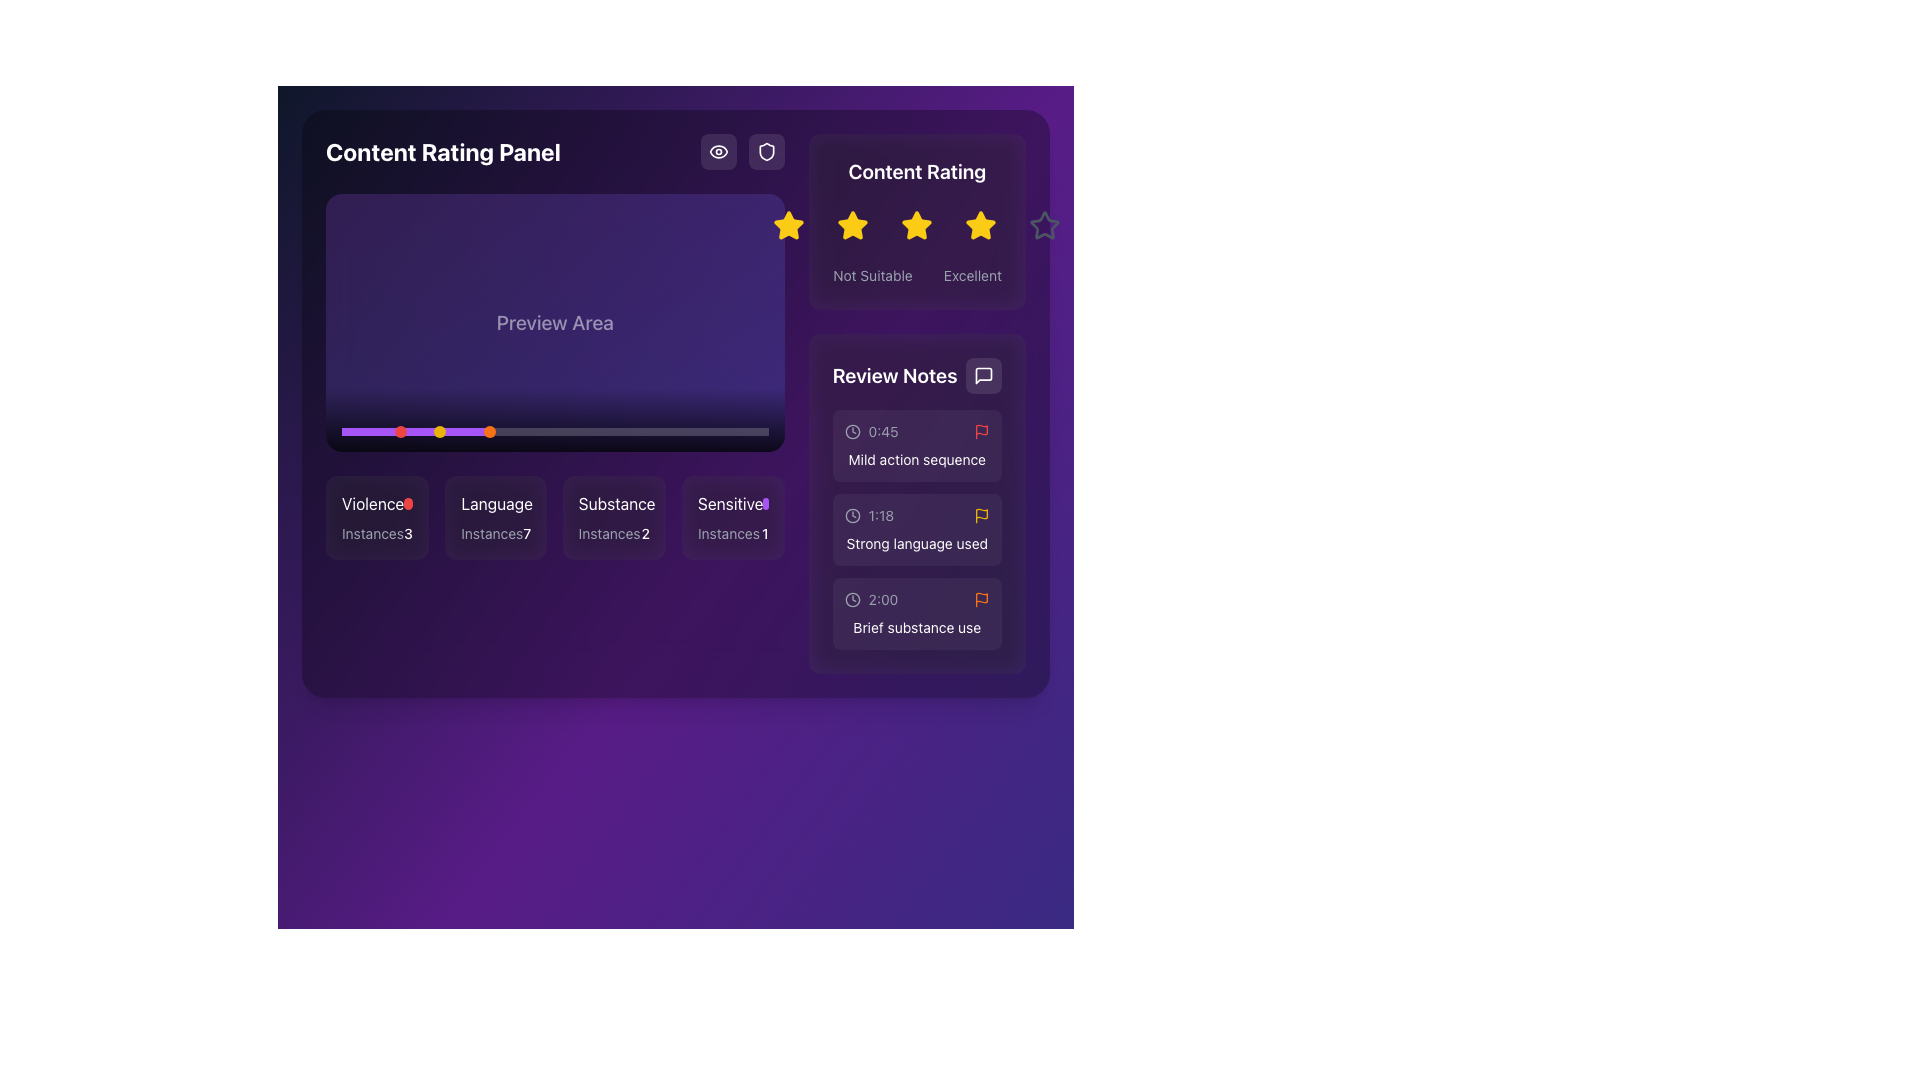  I want to click on the static text label displaying 'Instances', which is part of the 'Substance' box and positioned to the left of the numerical value '2', so click(609, 532).